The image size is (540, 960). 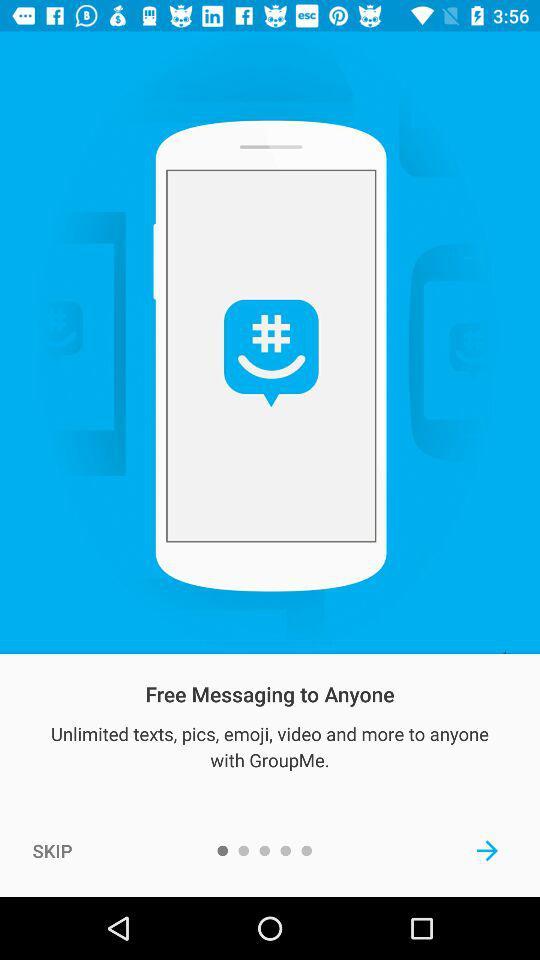 I want to click on next page, so click(x=486, y=849).